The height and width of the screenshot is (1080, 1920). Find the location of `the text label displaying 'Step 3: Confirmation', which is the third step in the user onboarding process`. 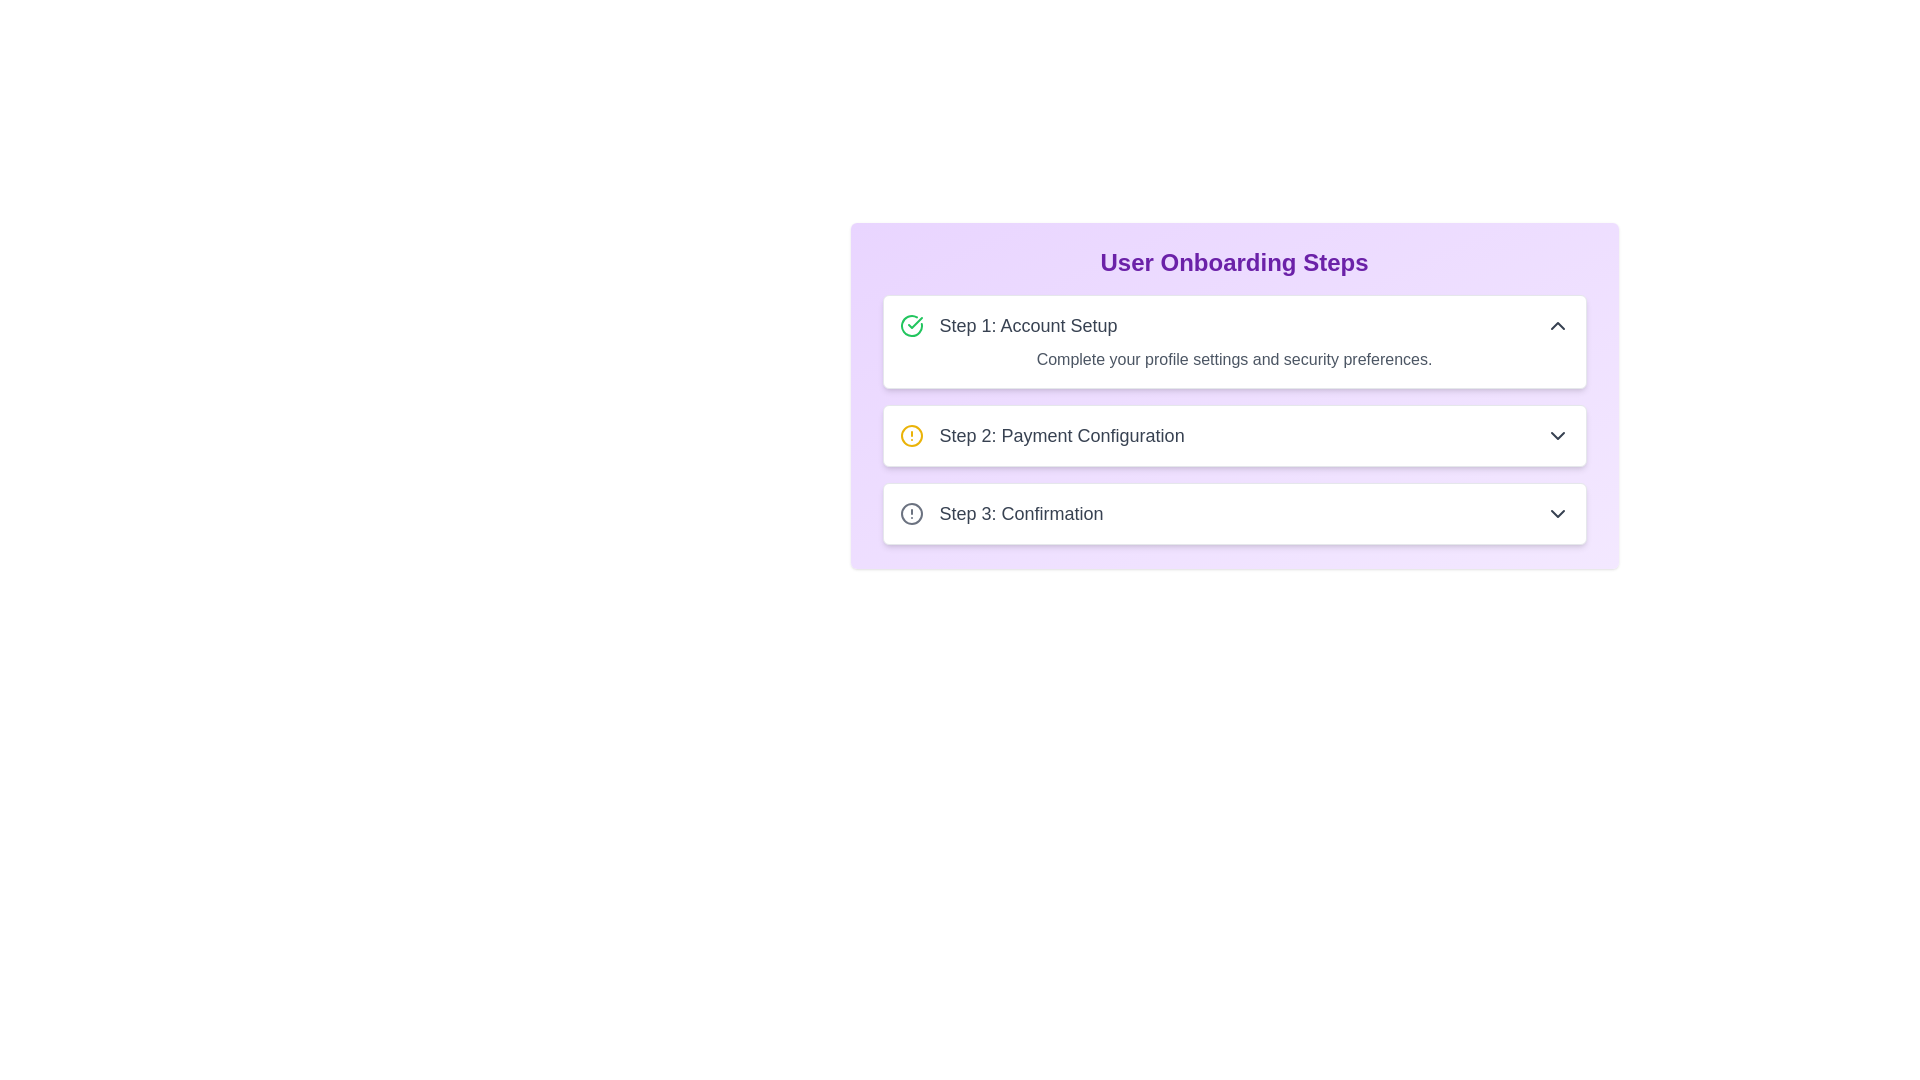

the text label displaying 'Step 3: Confirmation', which is the third step in the user onboarding process is located at coordinates (1021, 512).